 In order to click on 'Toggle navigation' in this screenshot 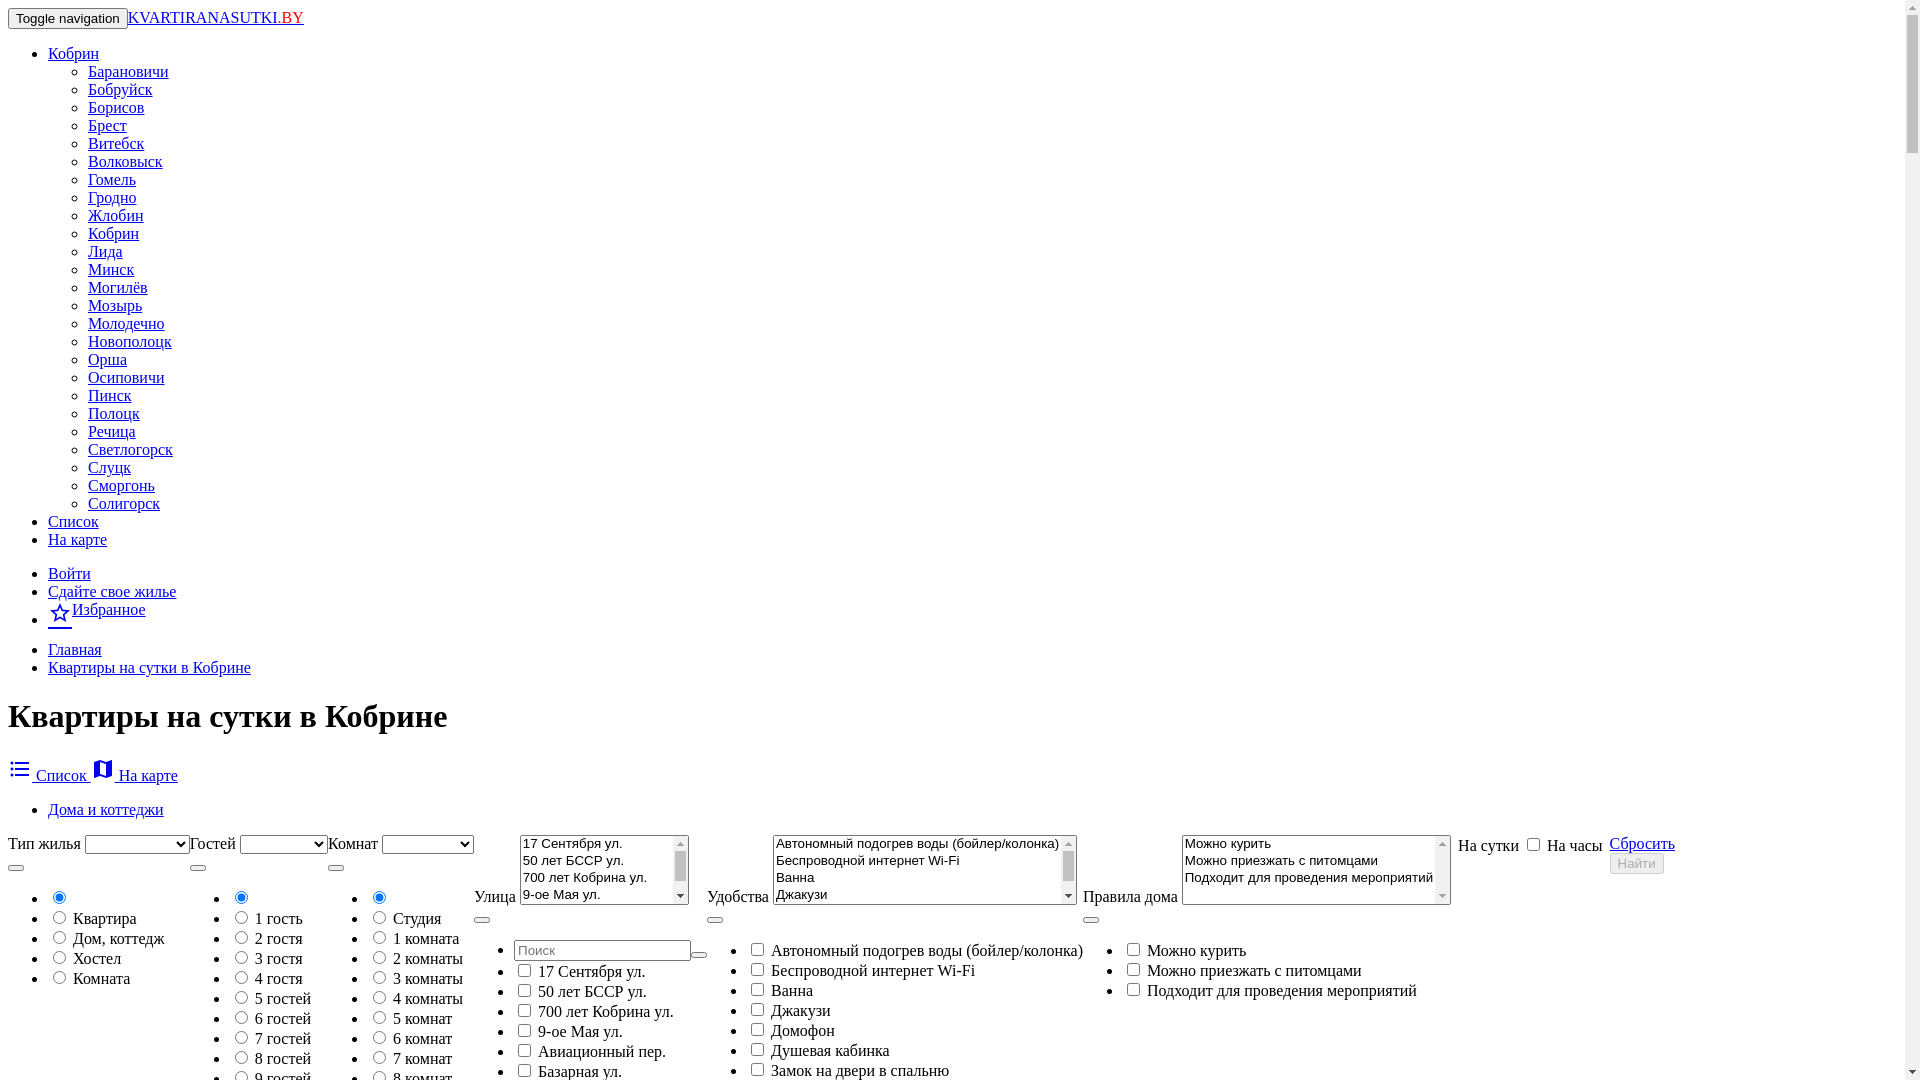, I will do `click(67, 18)`.